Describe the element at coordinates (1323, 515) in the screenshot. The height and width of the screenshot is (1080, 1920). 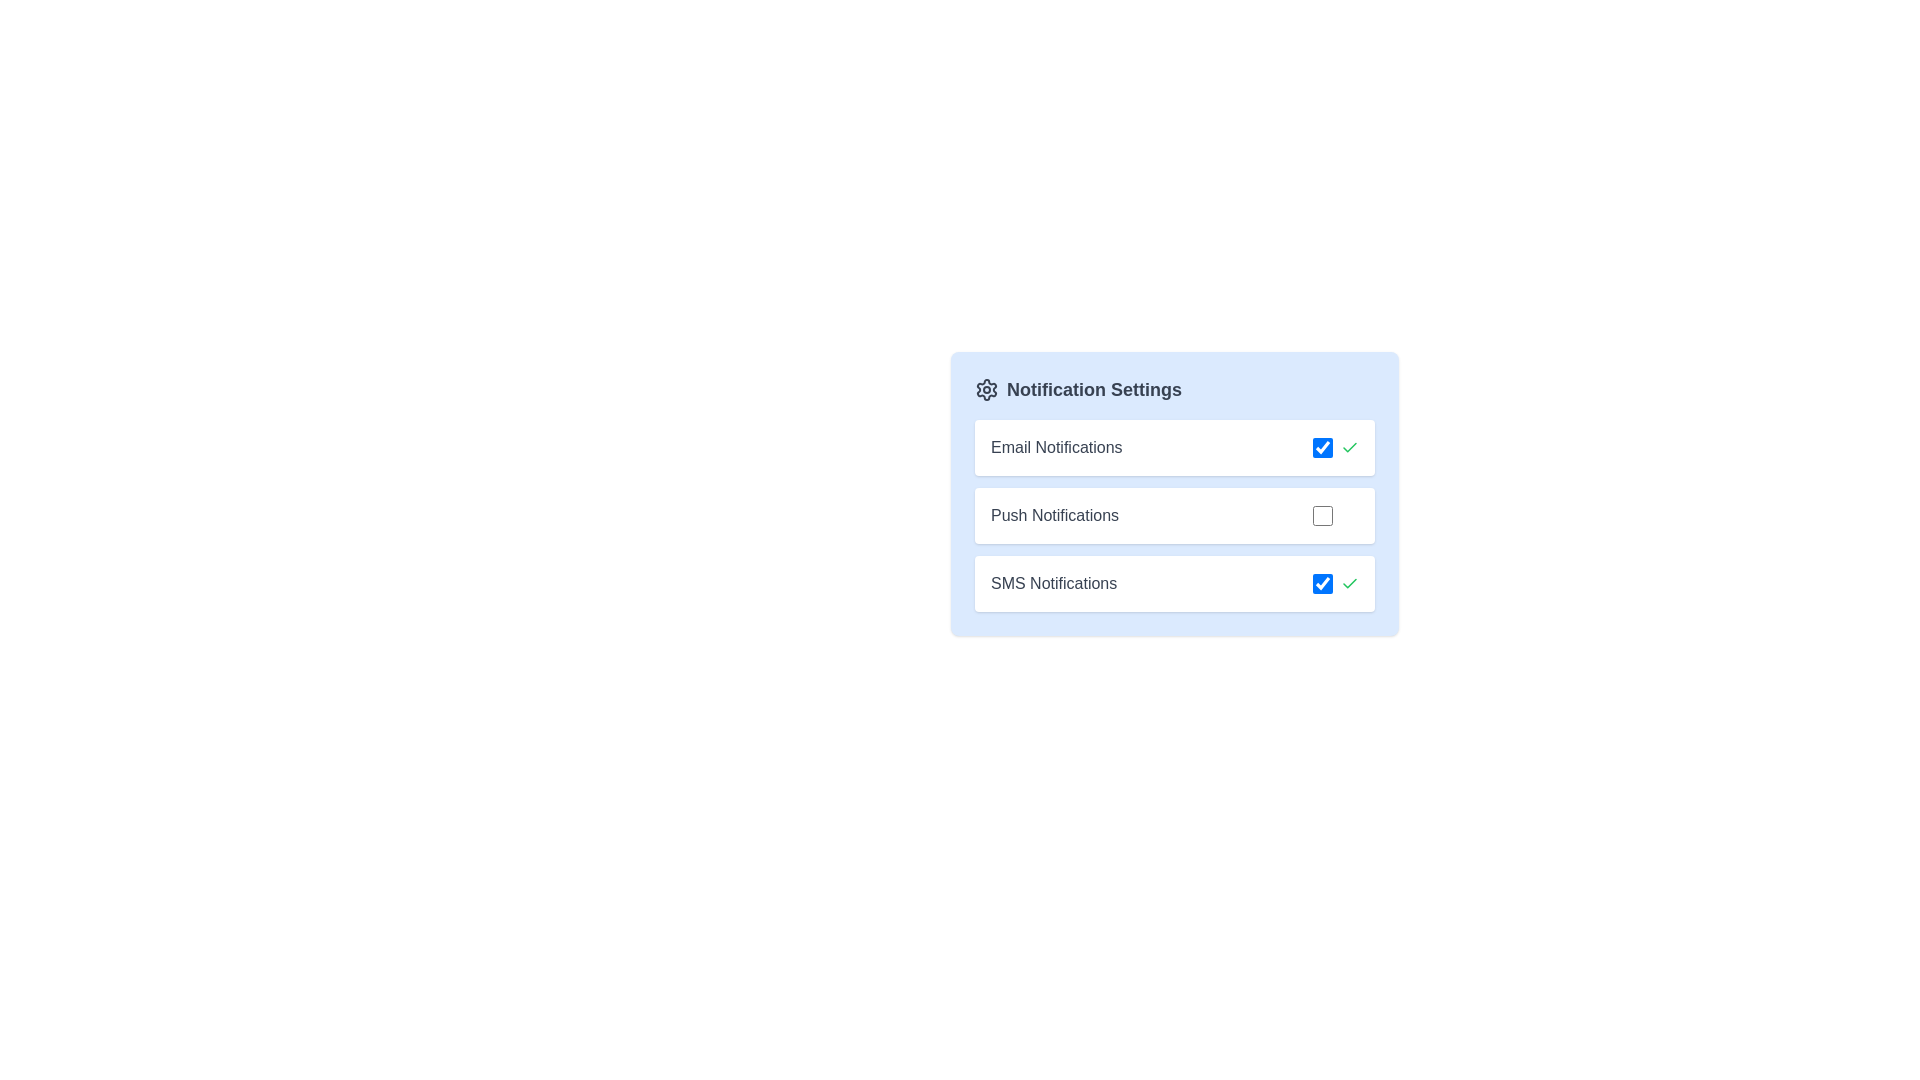
I see `the blue square checkbox associated with the 'Push Notifications' label` at that location.